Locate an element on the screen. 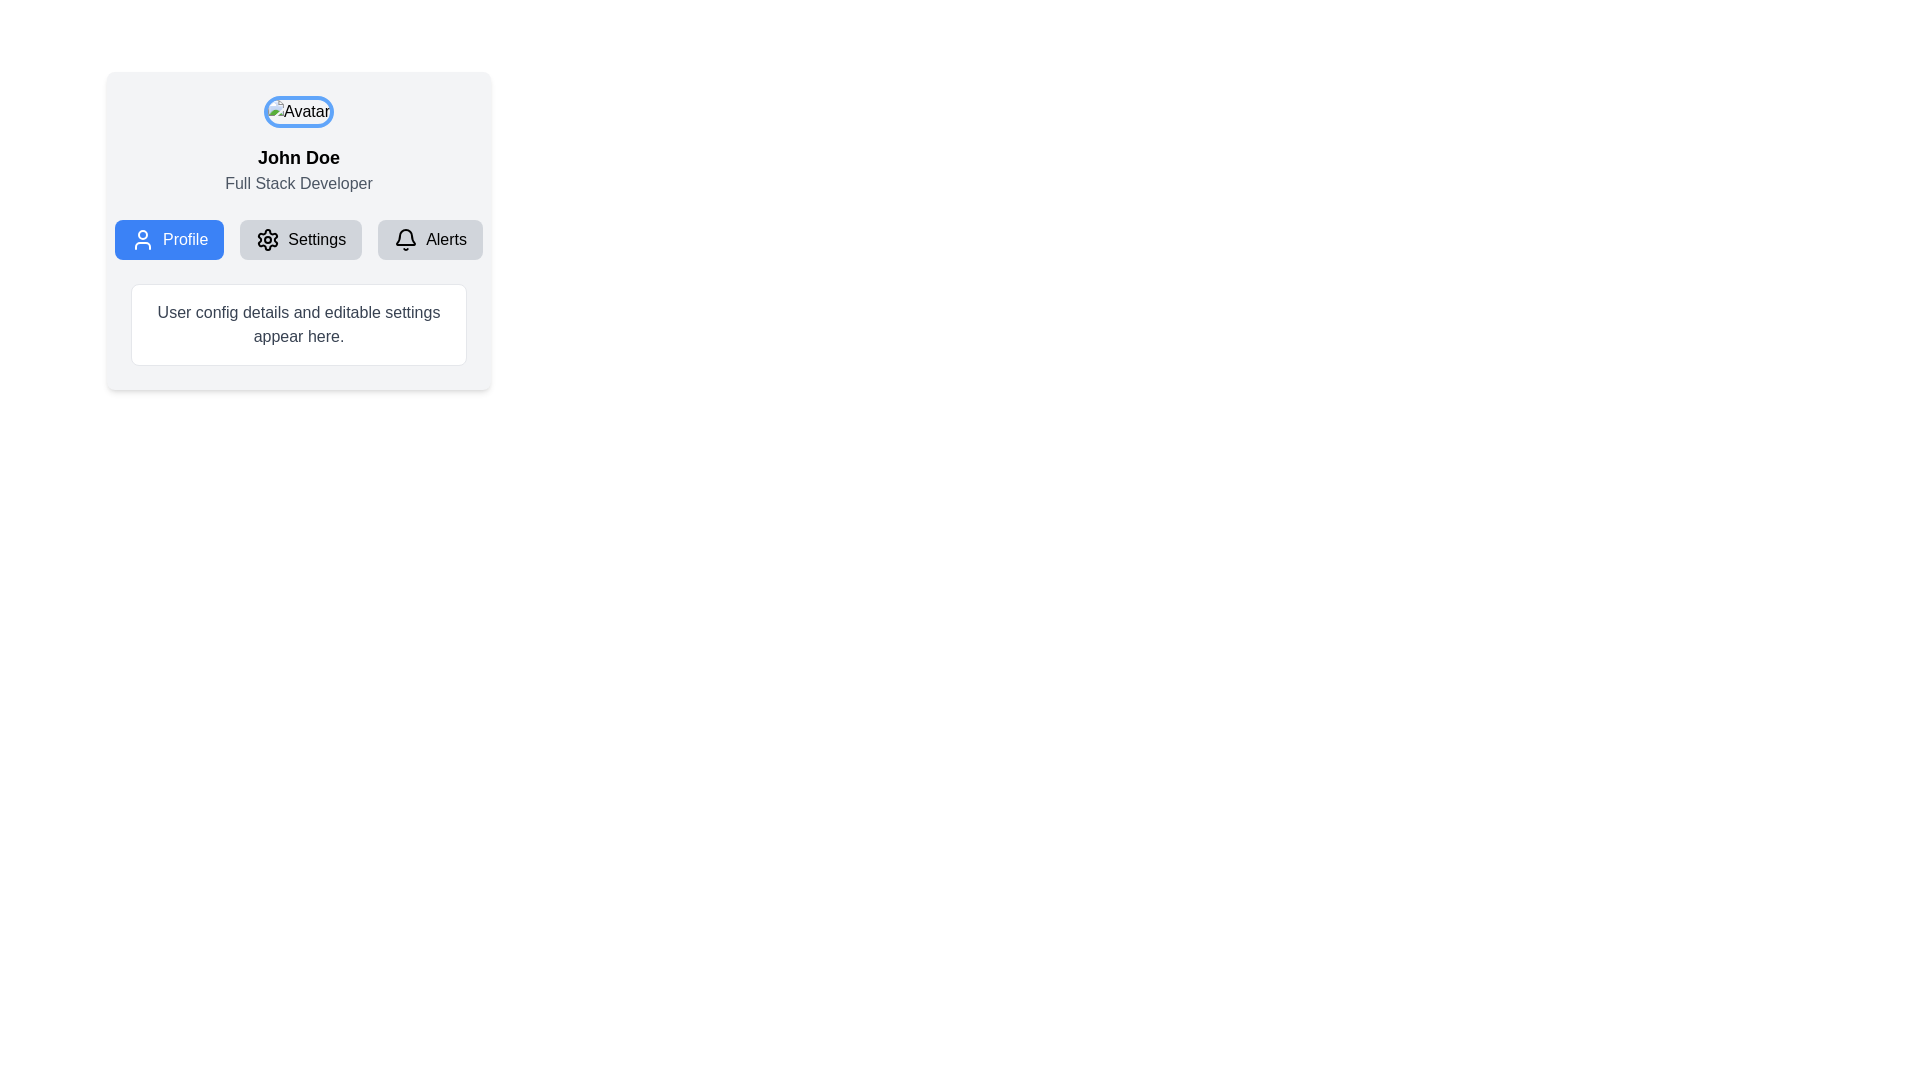  the user profile icon, which is a simple human figure with a blue background and white outline, located inside the 'Profile' button in the top left section is located at coordinates (142, 238).